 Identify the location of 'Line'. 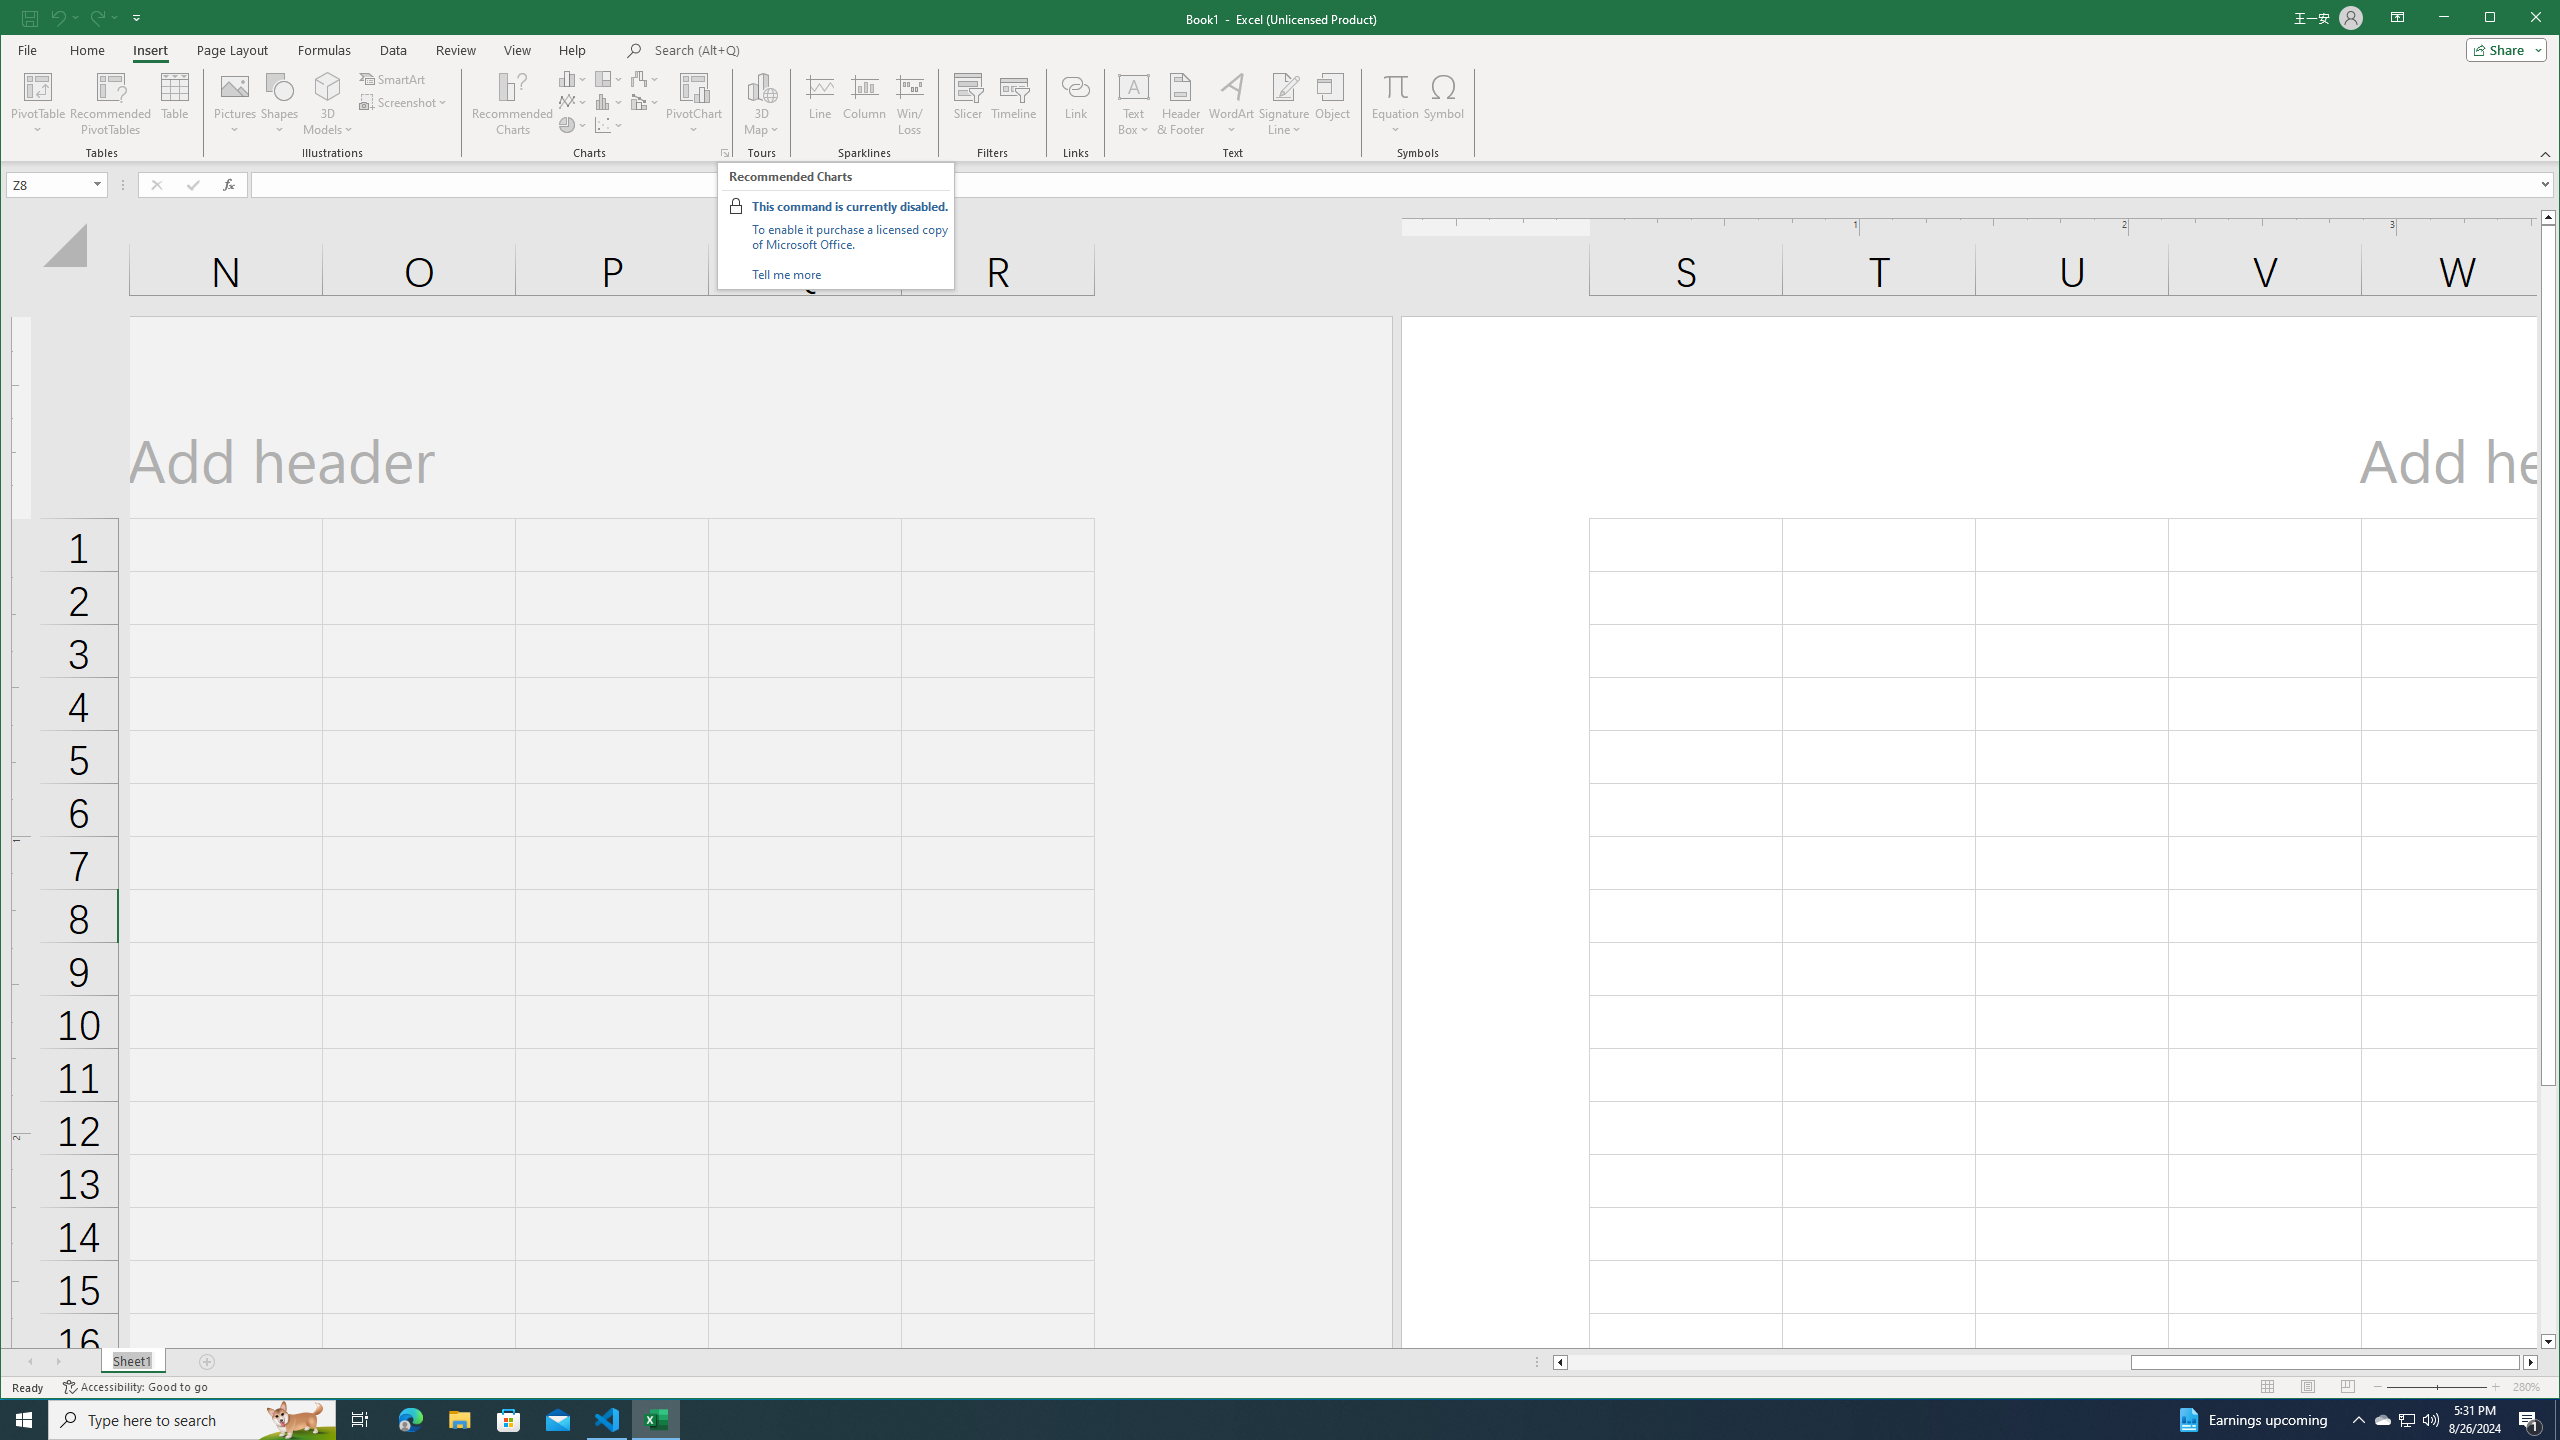
(819, 103).